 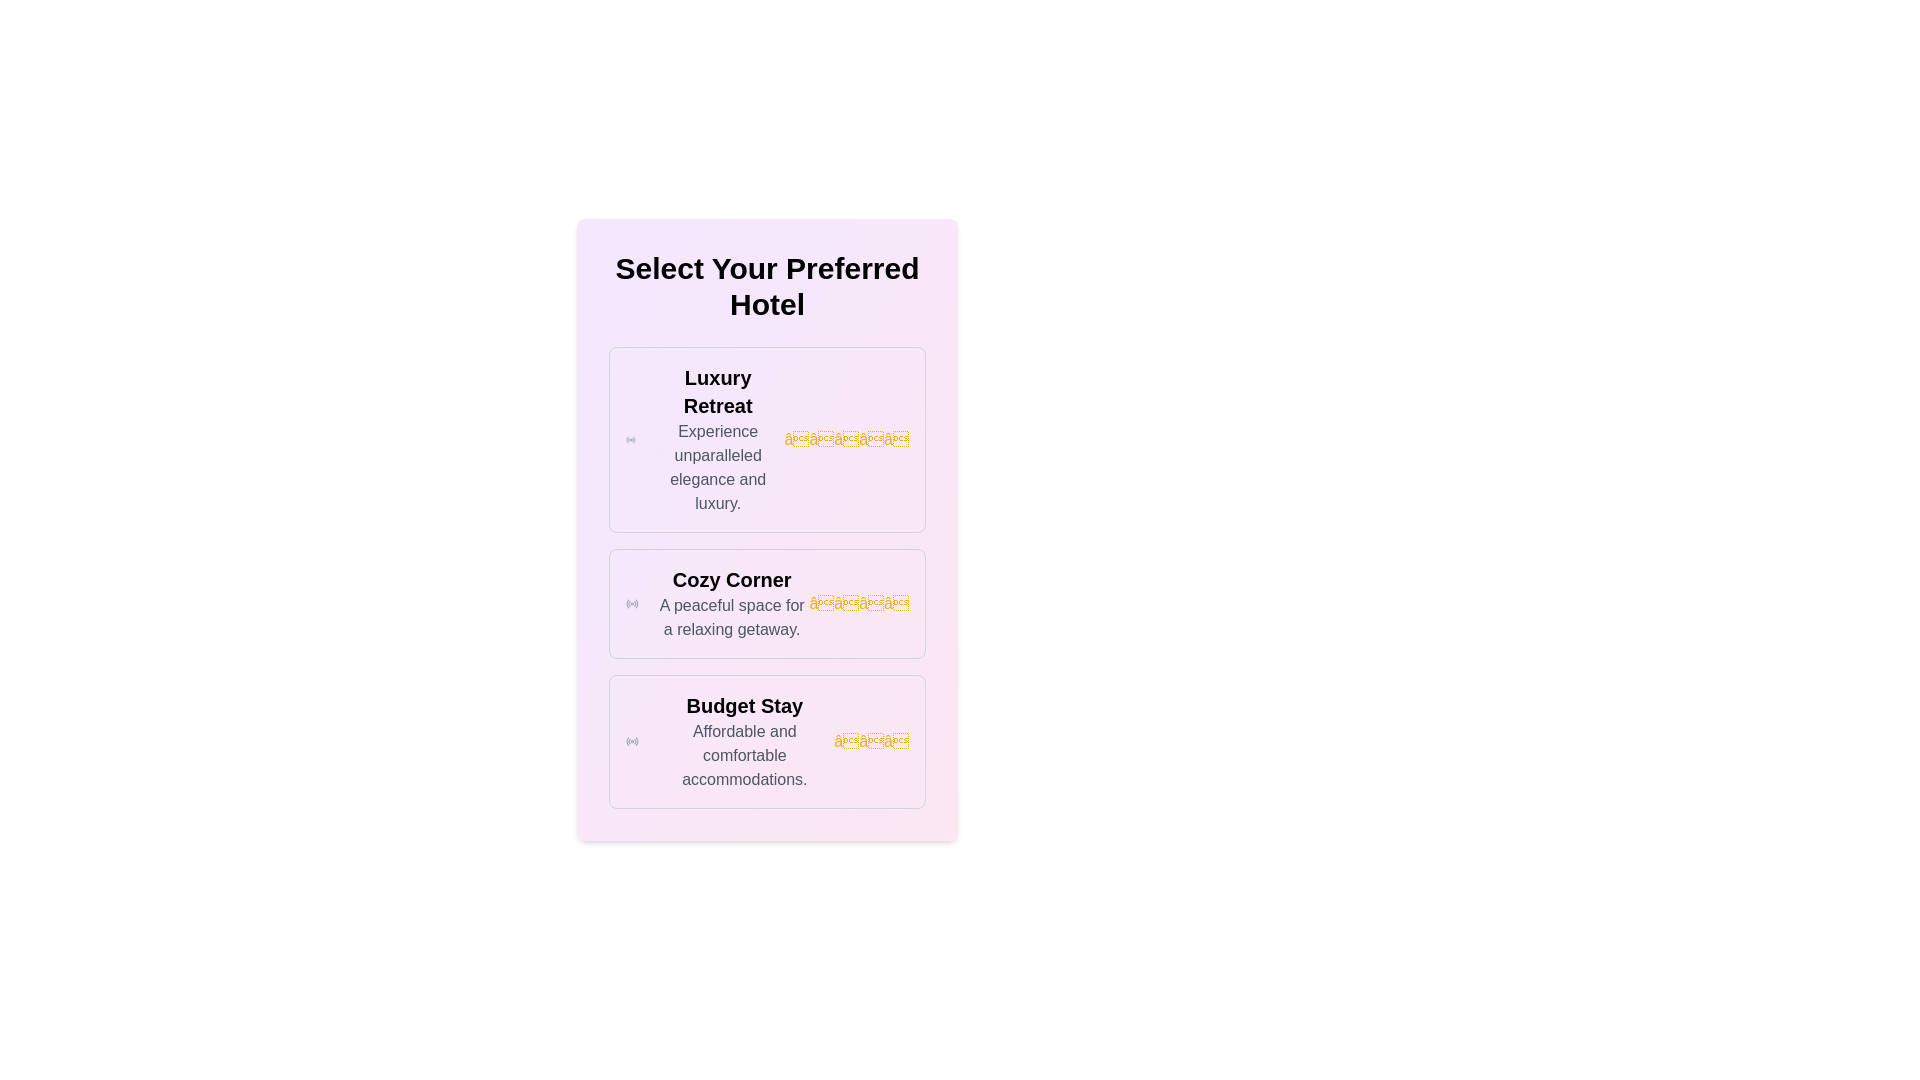 What do you see at coordinates (731, 603) in the screenshot?
I see `descriptive header text content for the 'Cozy Corner' selection, which is centrally located in the second card of a vertical list of three cards` at bounding box center [731, 603].